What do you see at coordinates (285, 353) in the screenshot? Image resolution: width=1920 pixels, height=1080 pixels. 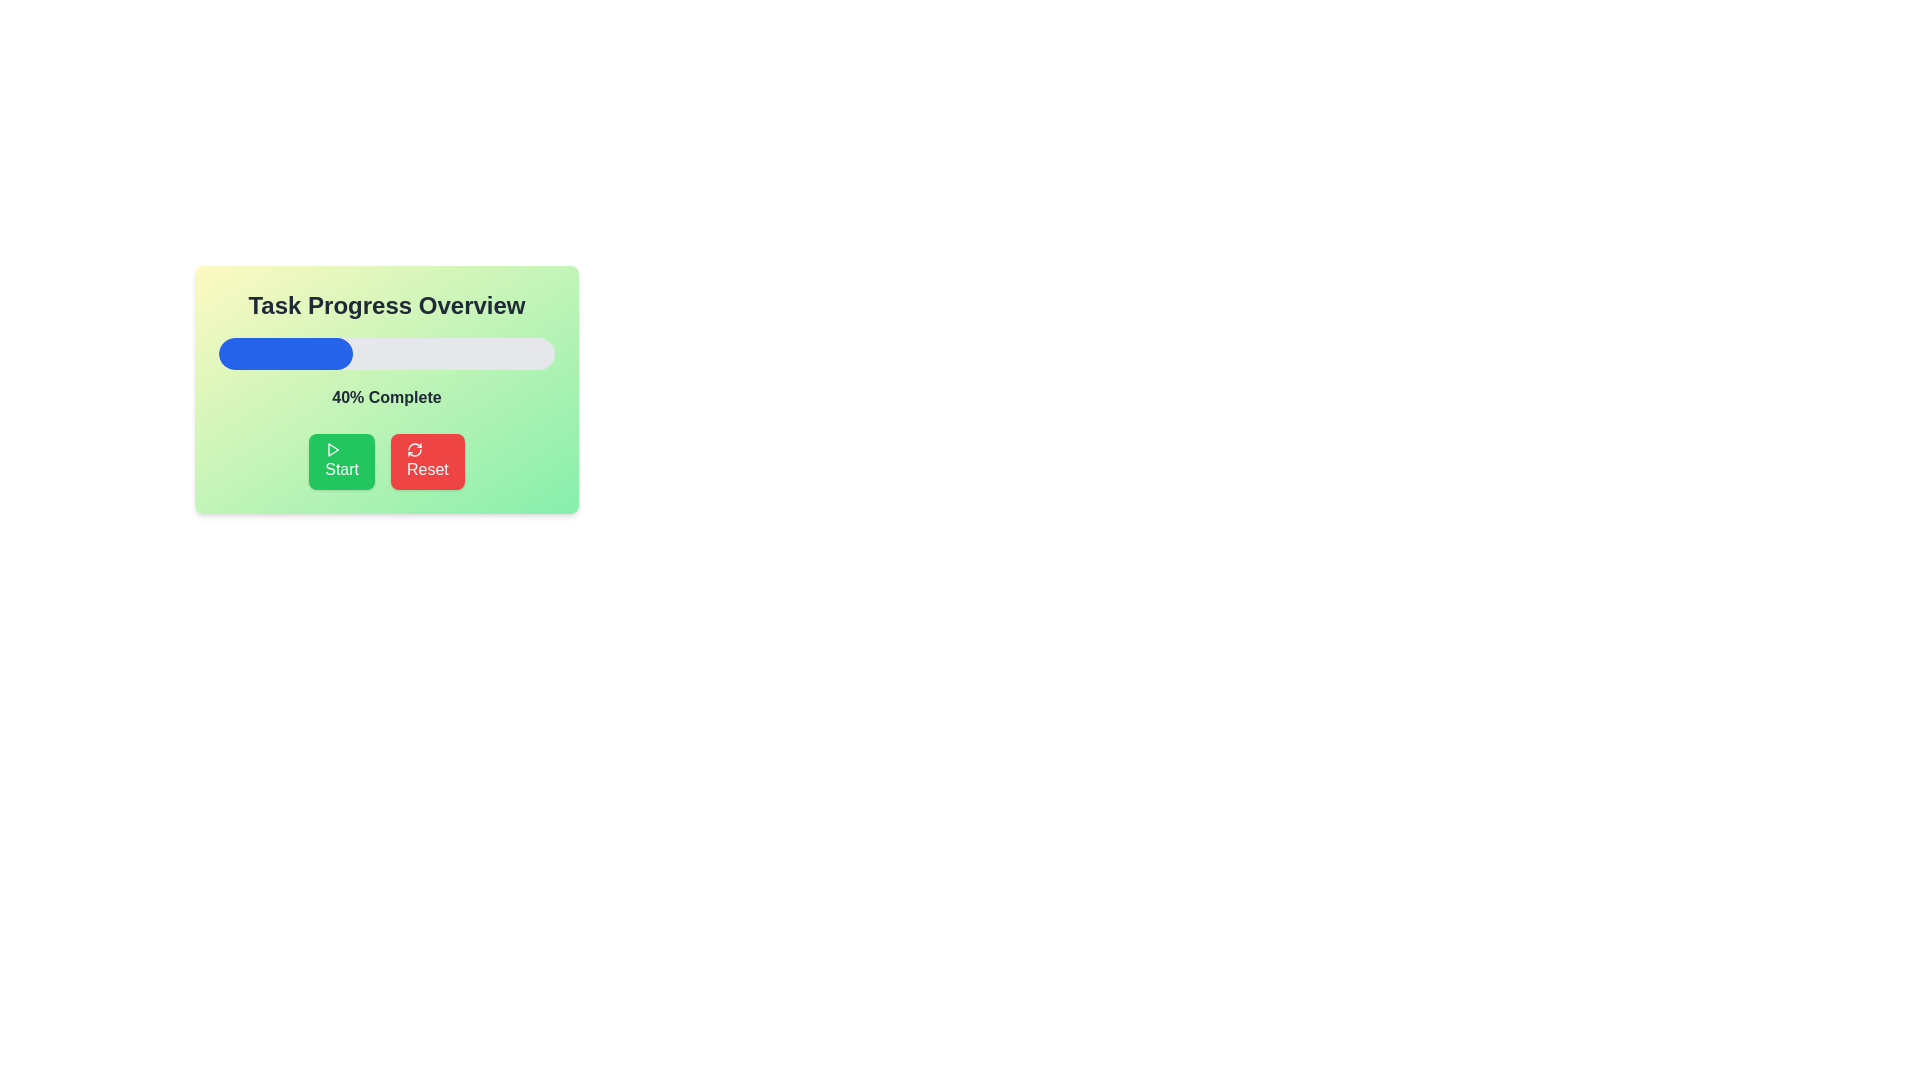 I see `the blue progress indicator which represents 40% of the progress within the larger horizontal progress bar in the 'Task Progress Overview' section` at bounding box center [285, 353].